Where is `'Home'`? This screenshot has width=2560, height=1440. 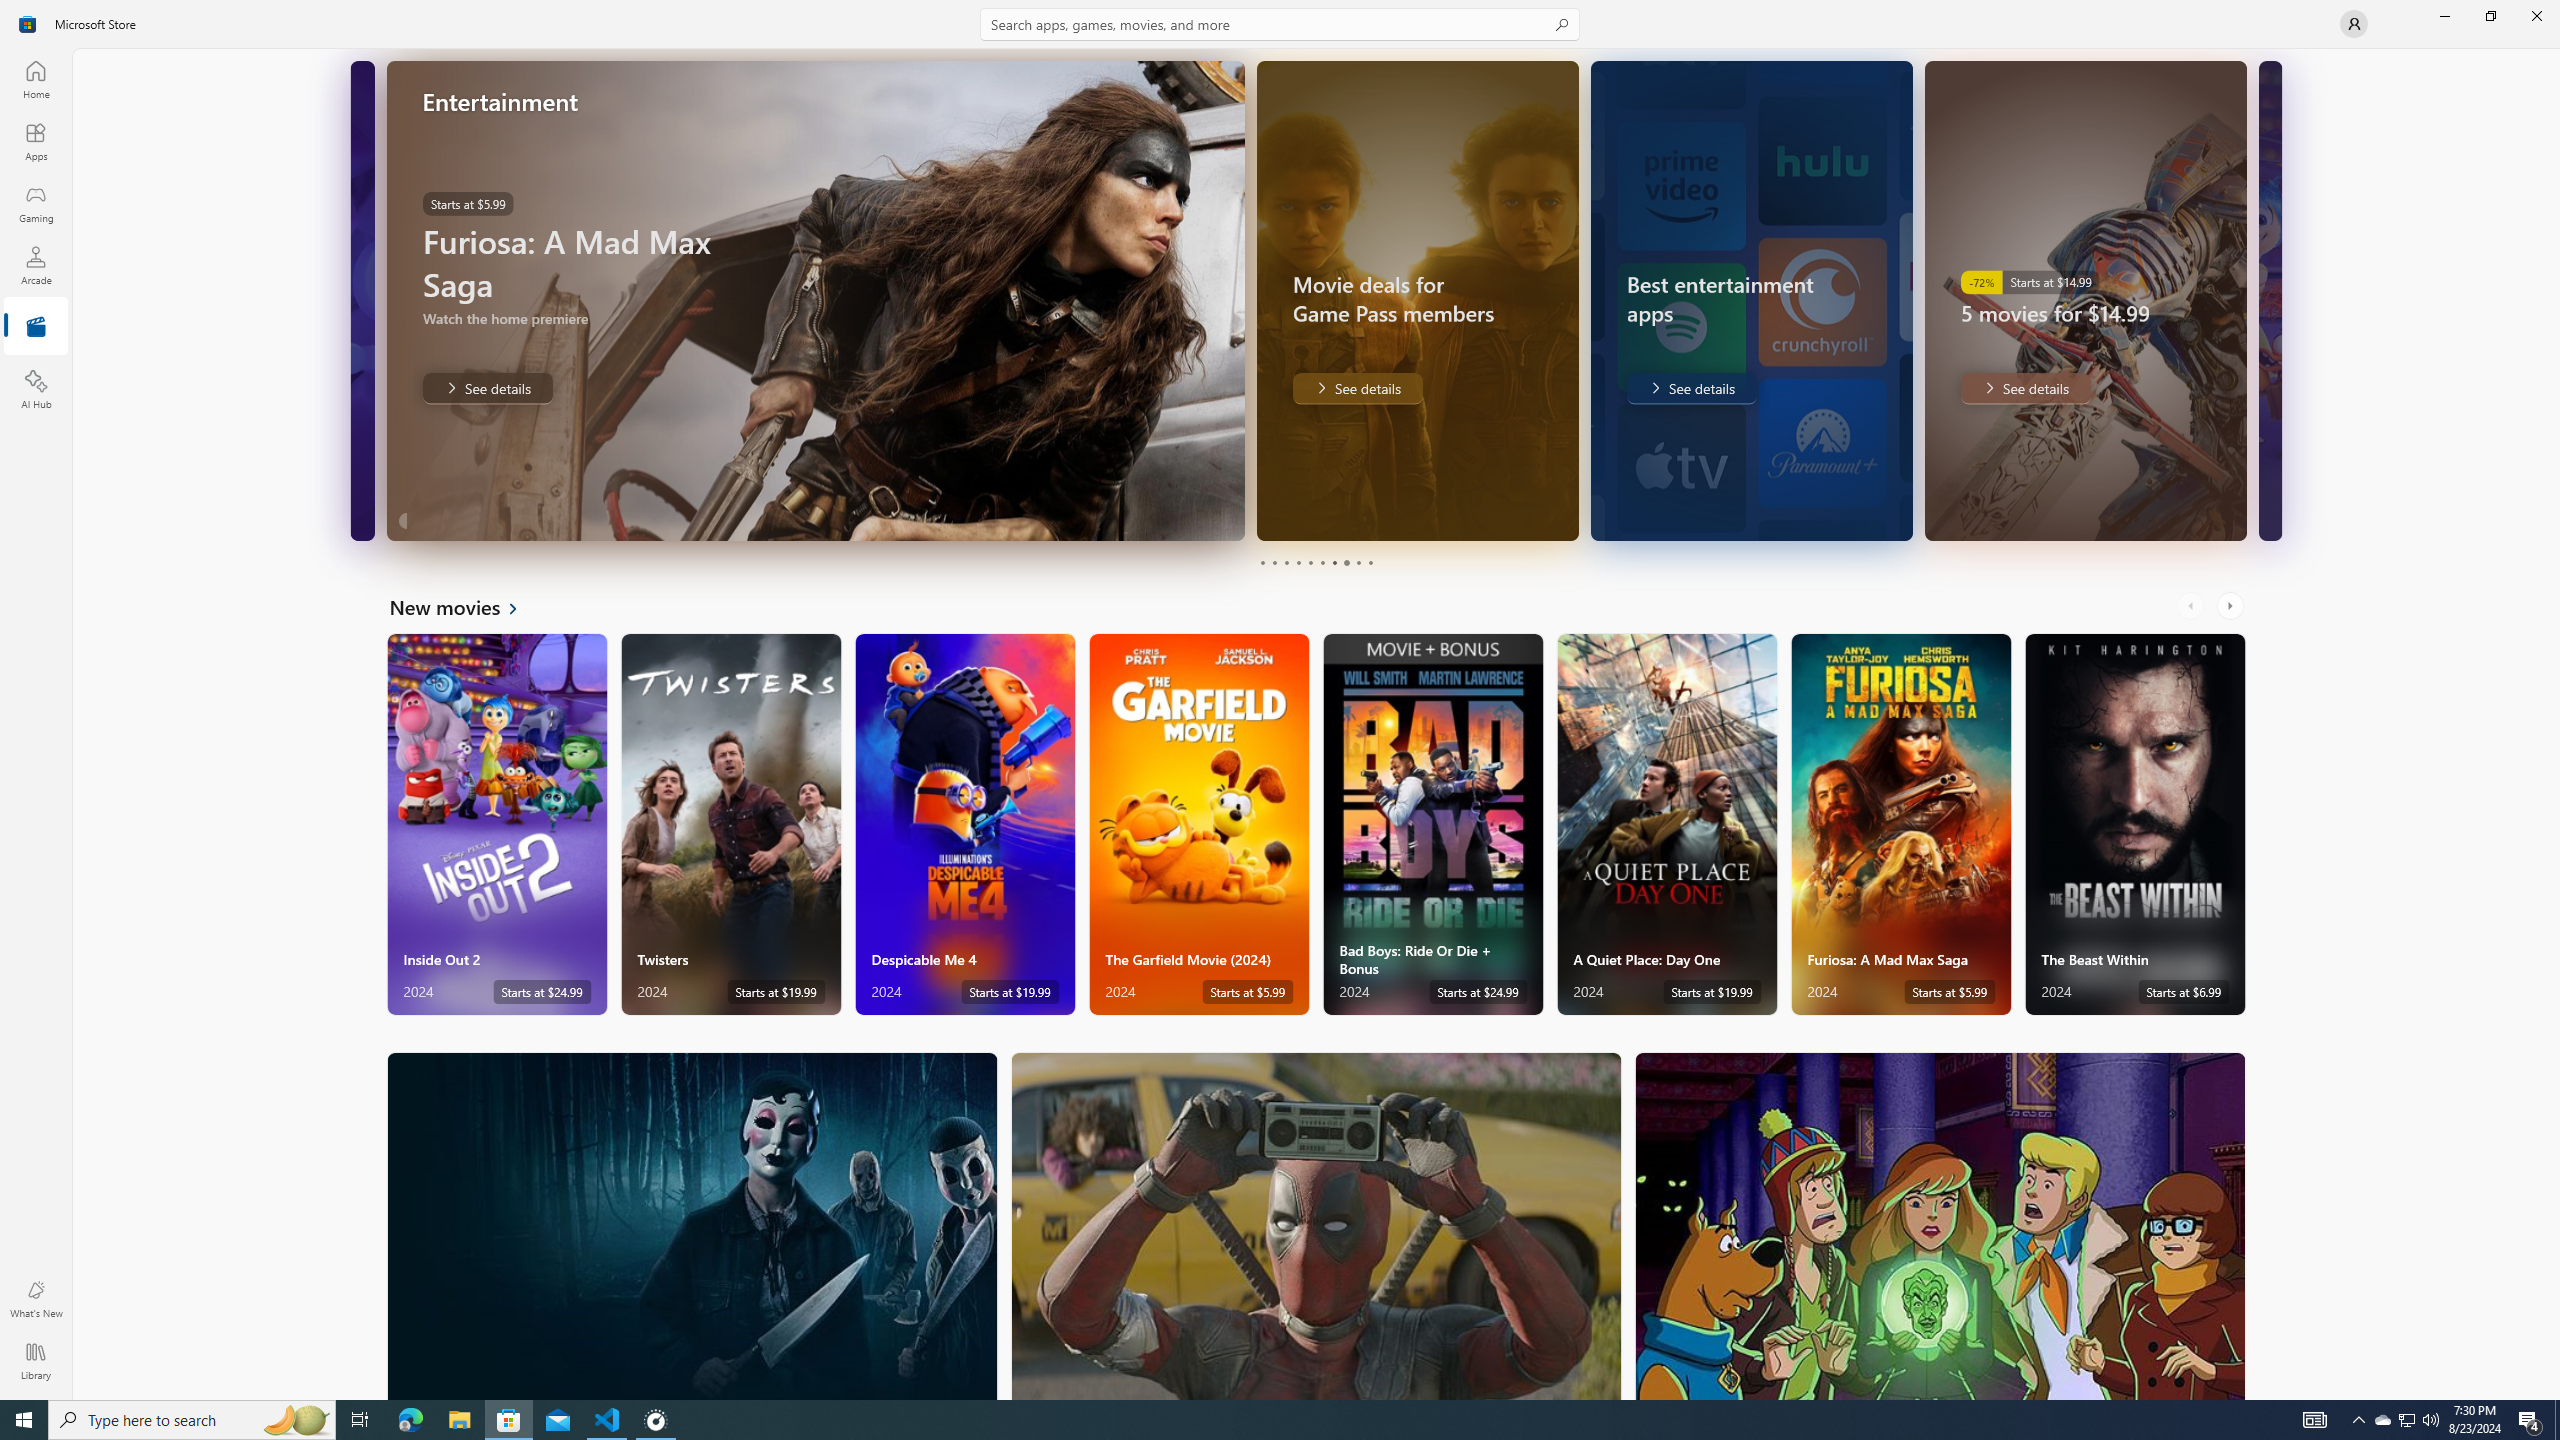
'Home' is located at coordinates (34, 78).